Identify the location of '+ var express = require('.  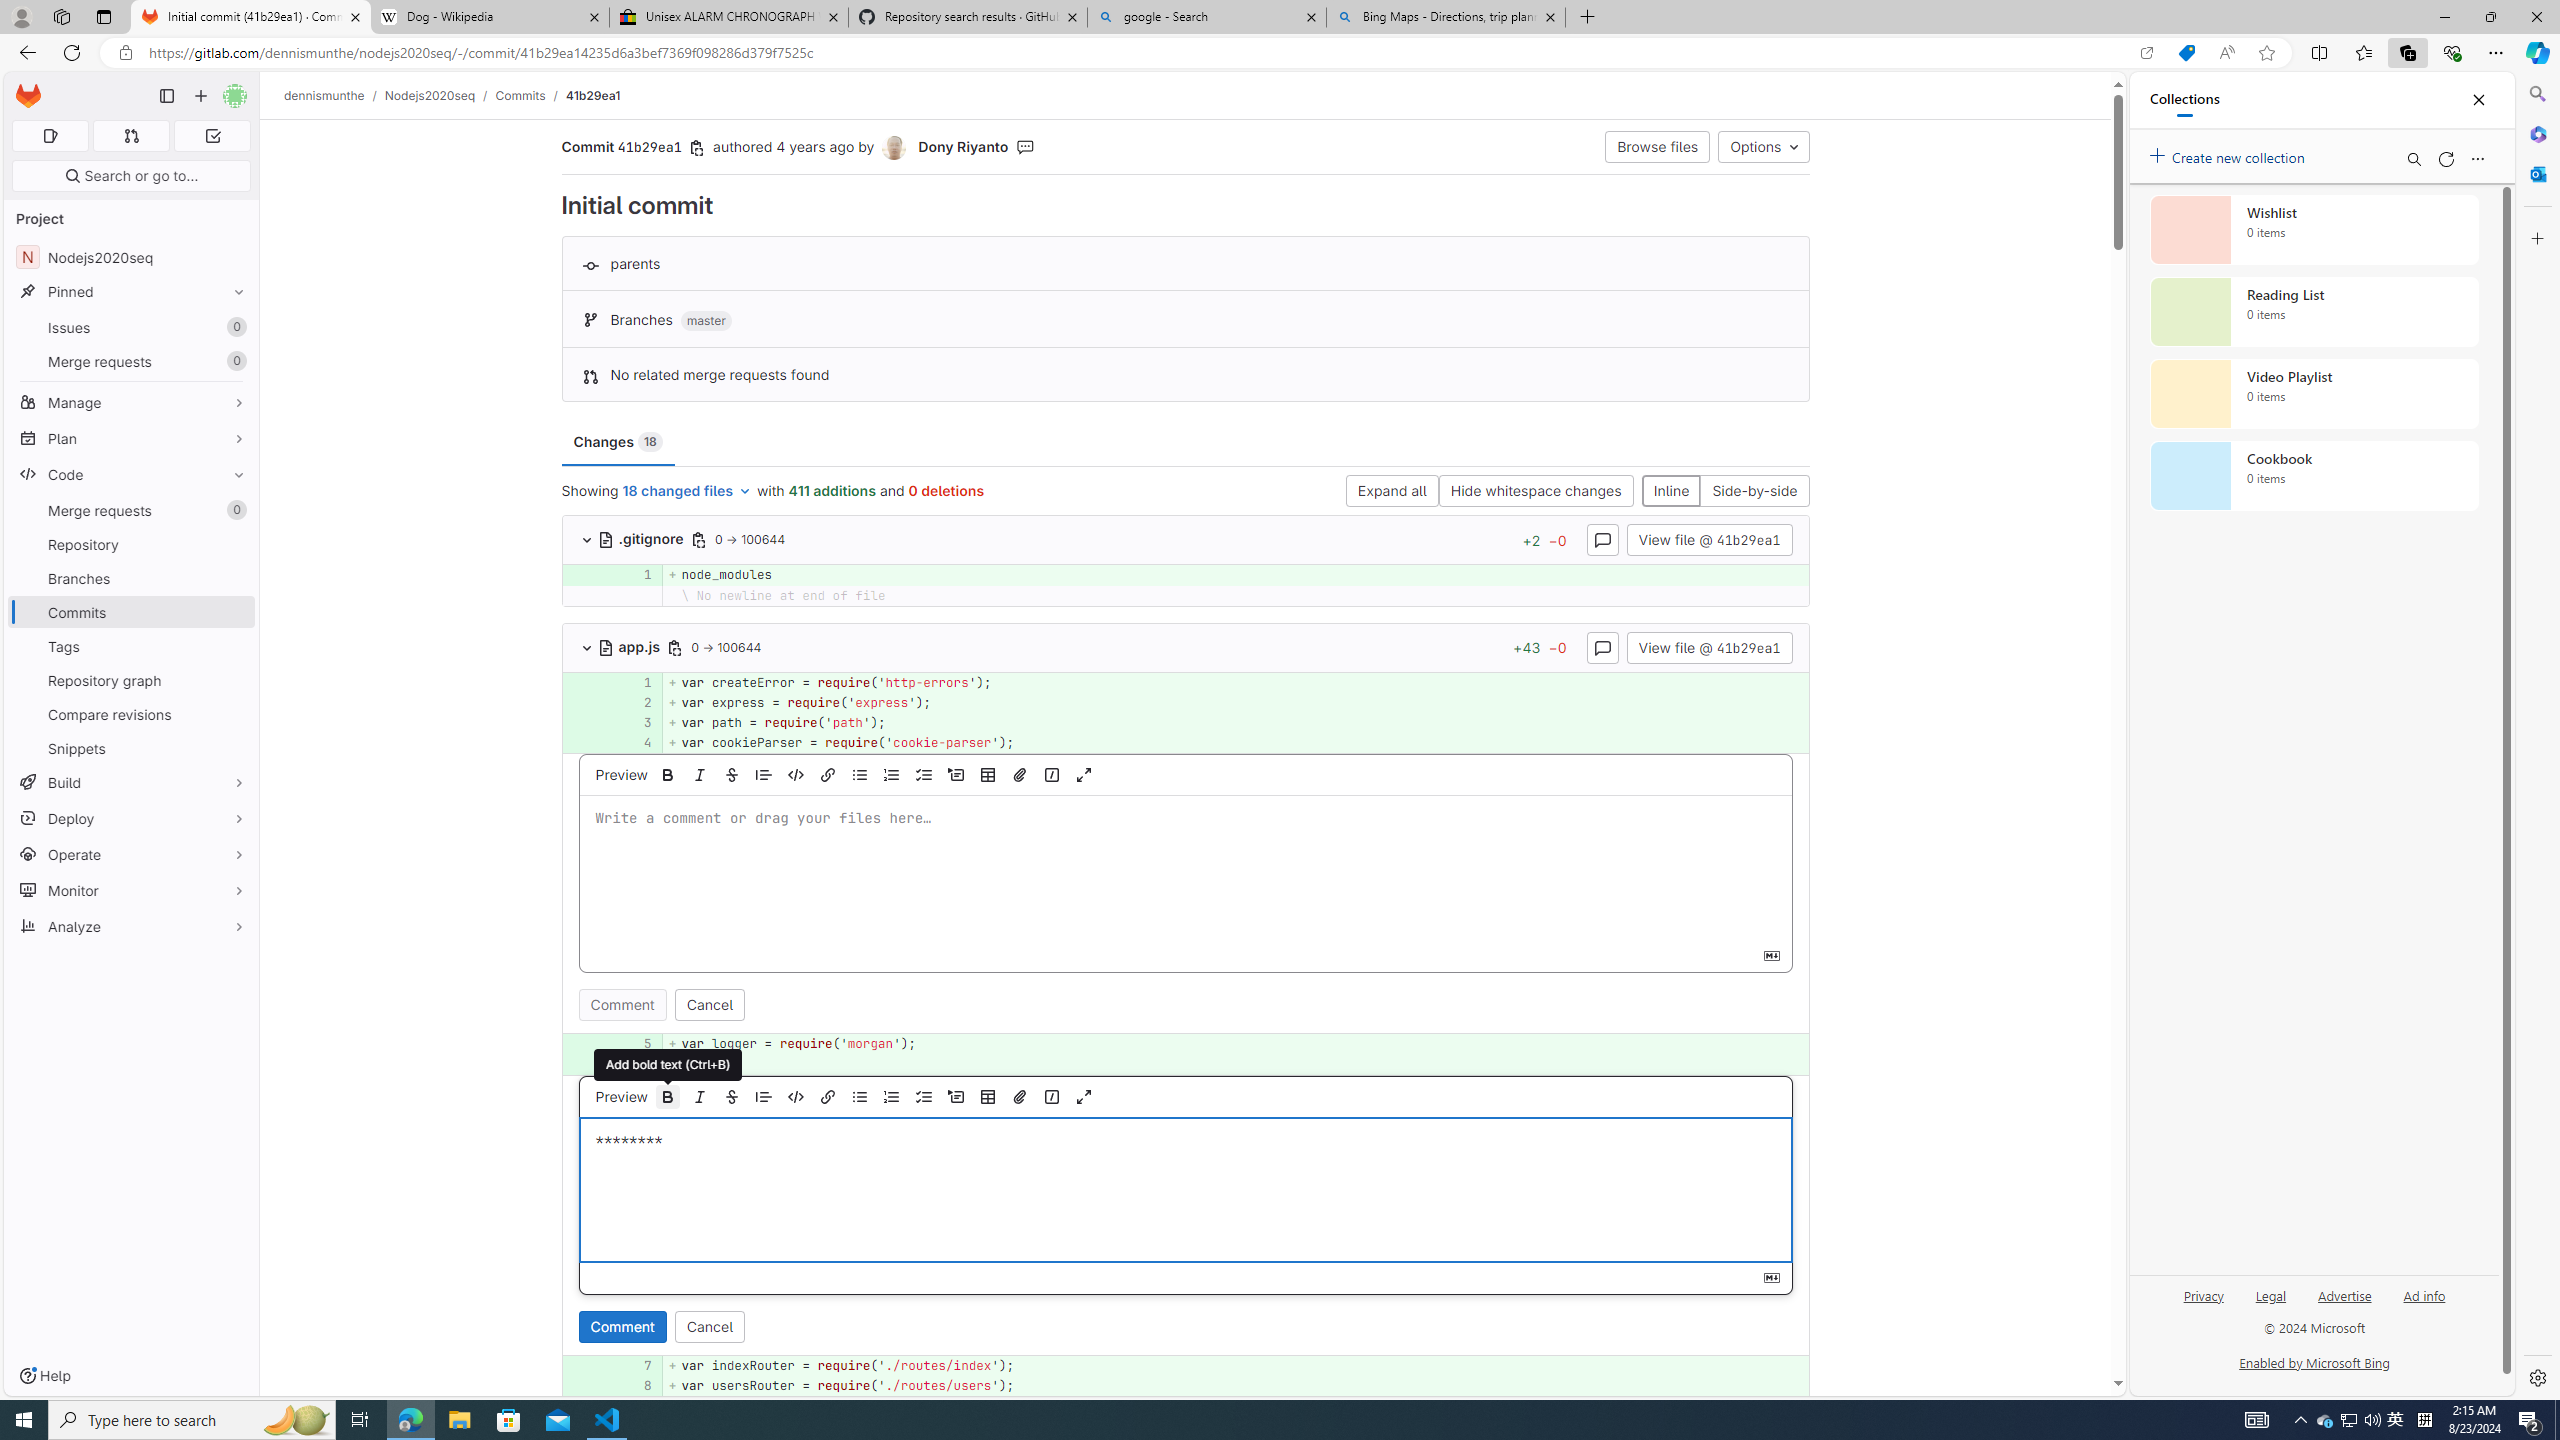
(1235, 701).